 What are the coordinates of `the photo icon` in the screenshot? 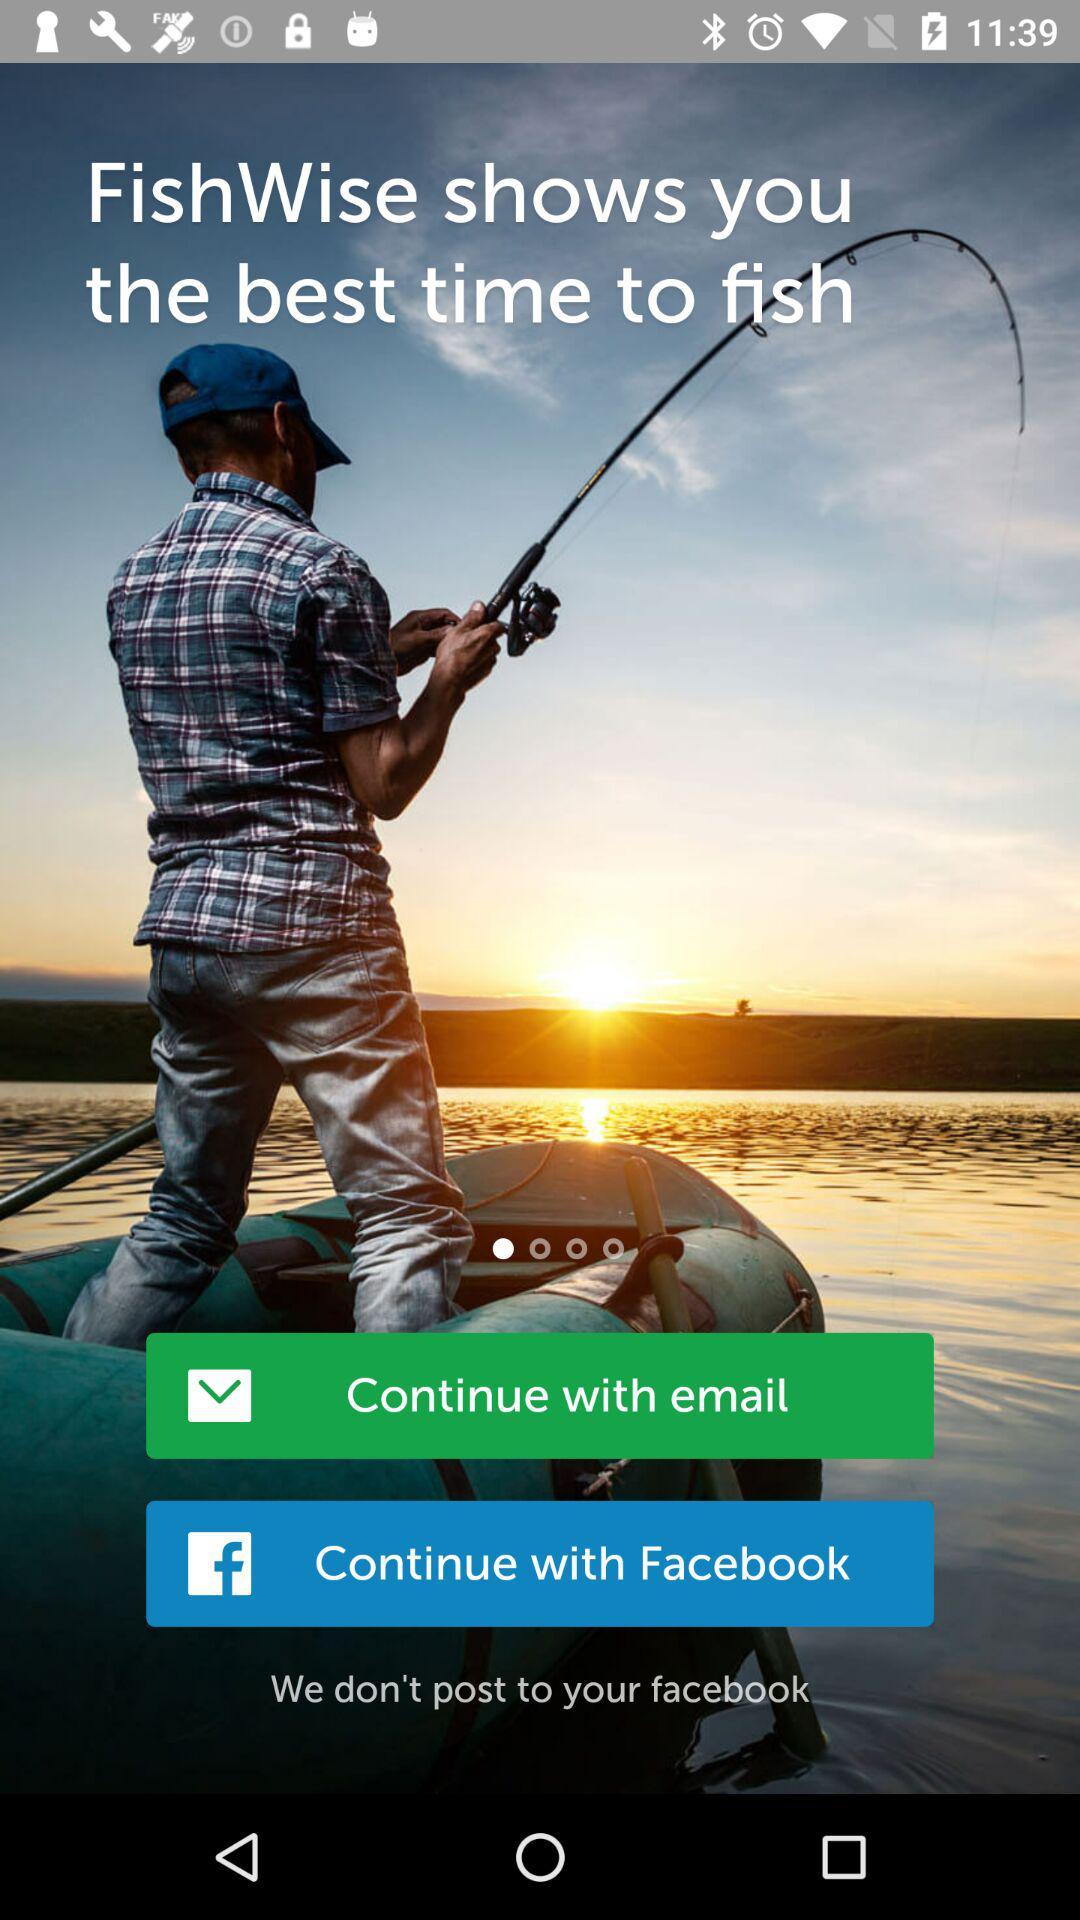 It's located at (540, 1247).